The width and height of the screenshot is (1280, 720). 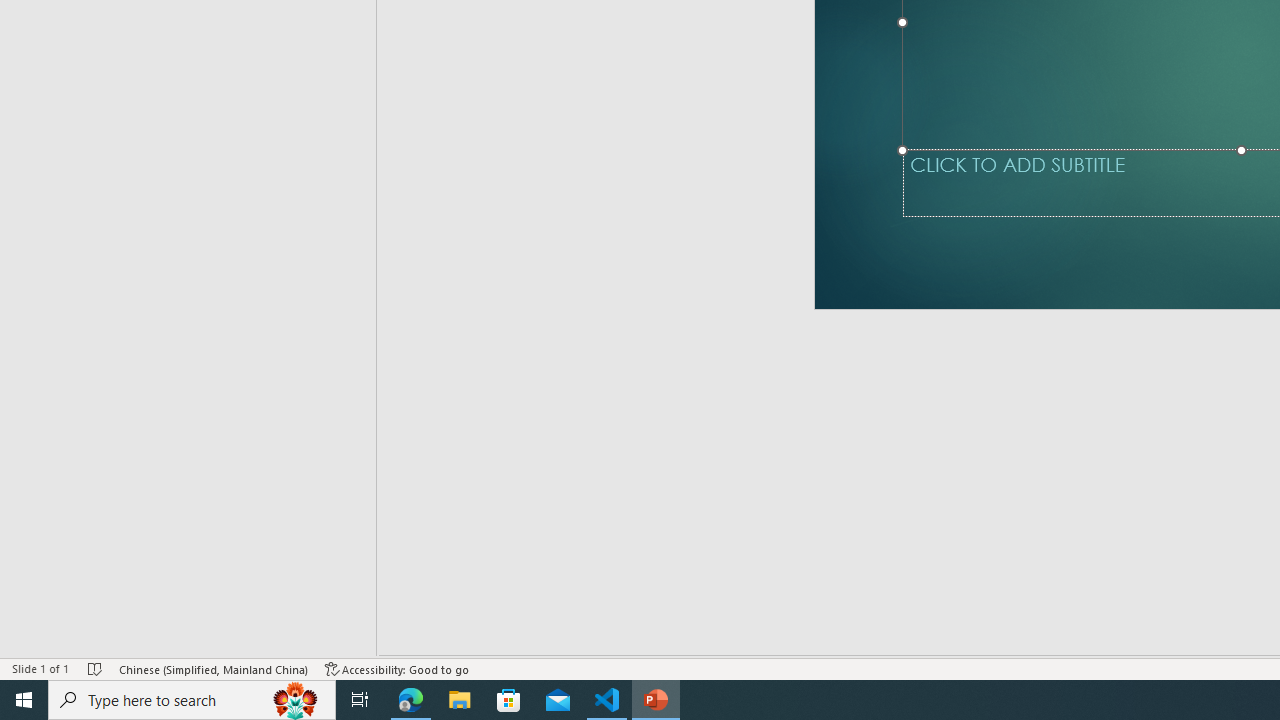 I want to click on 'Search highlights icon opens search home window', so click(x=294, y=698).